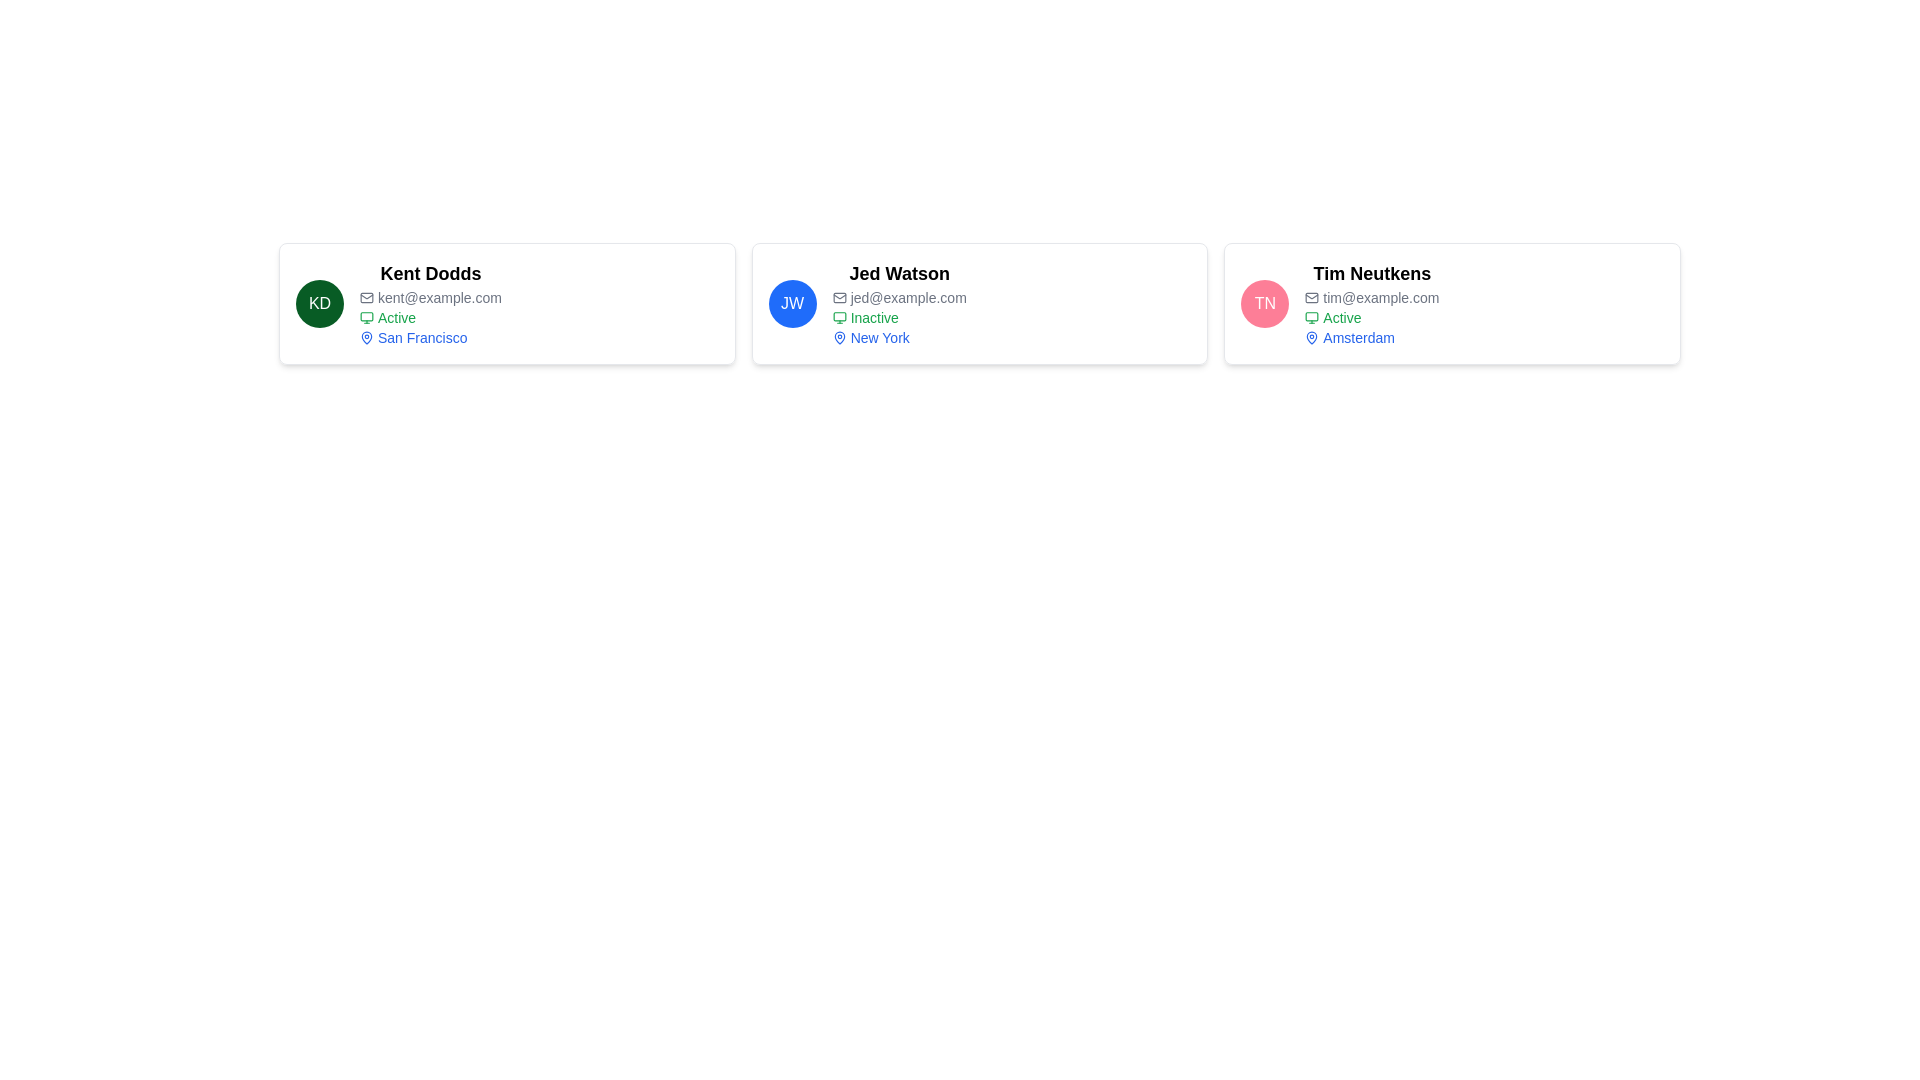 The image size is (1920, 1080). I want to click on the prominent text label displaying the name 'Tim Neutkens', which is located at the top of its card on the far right of a horizontal set of three cards, so click(1371, 273).